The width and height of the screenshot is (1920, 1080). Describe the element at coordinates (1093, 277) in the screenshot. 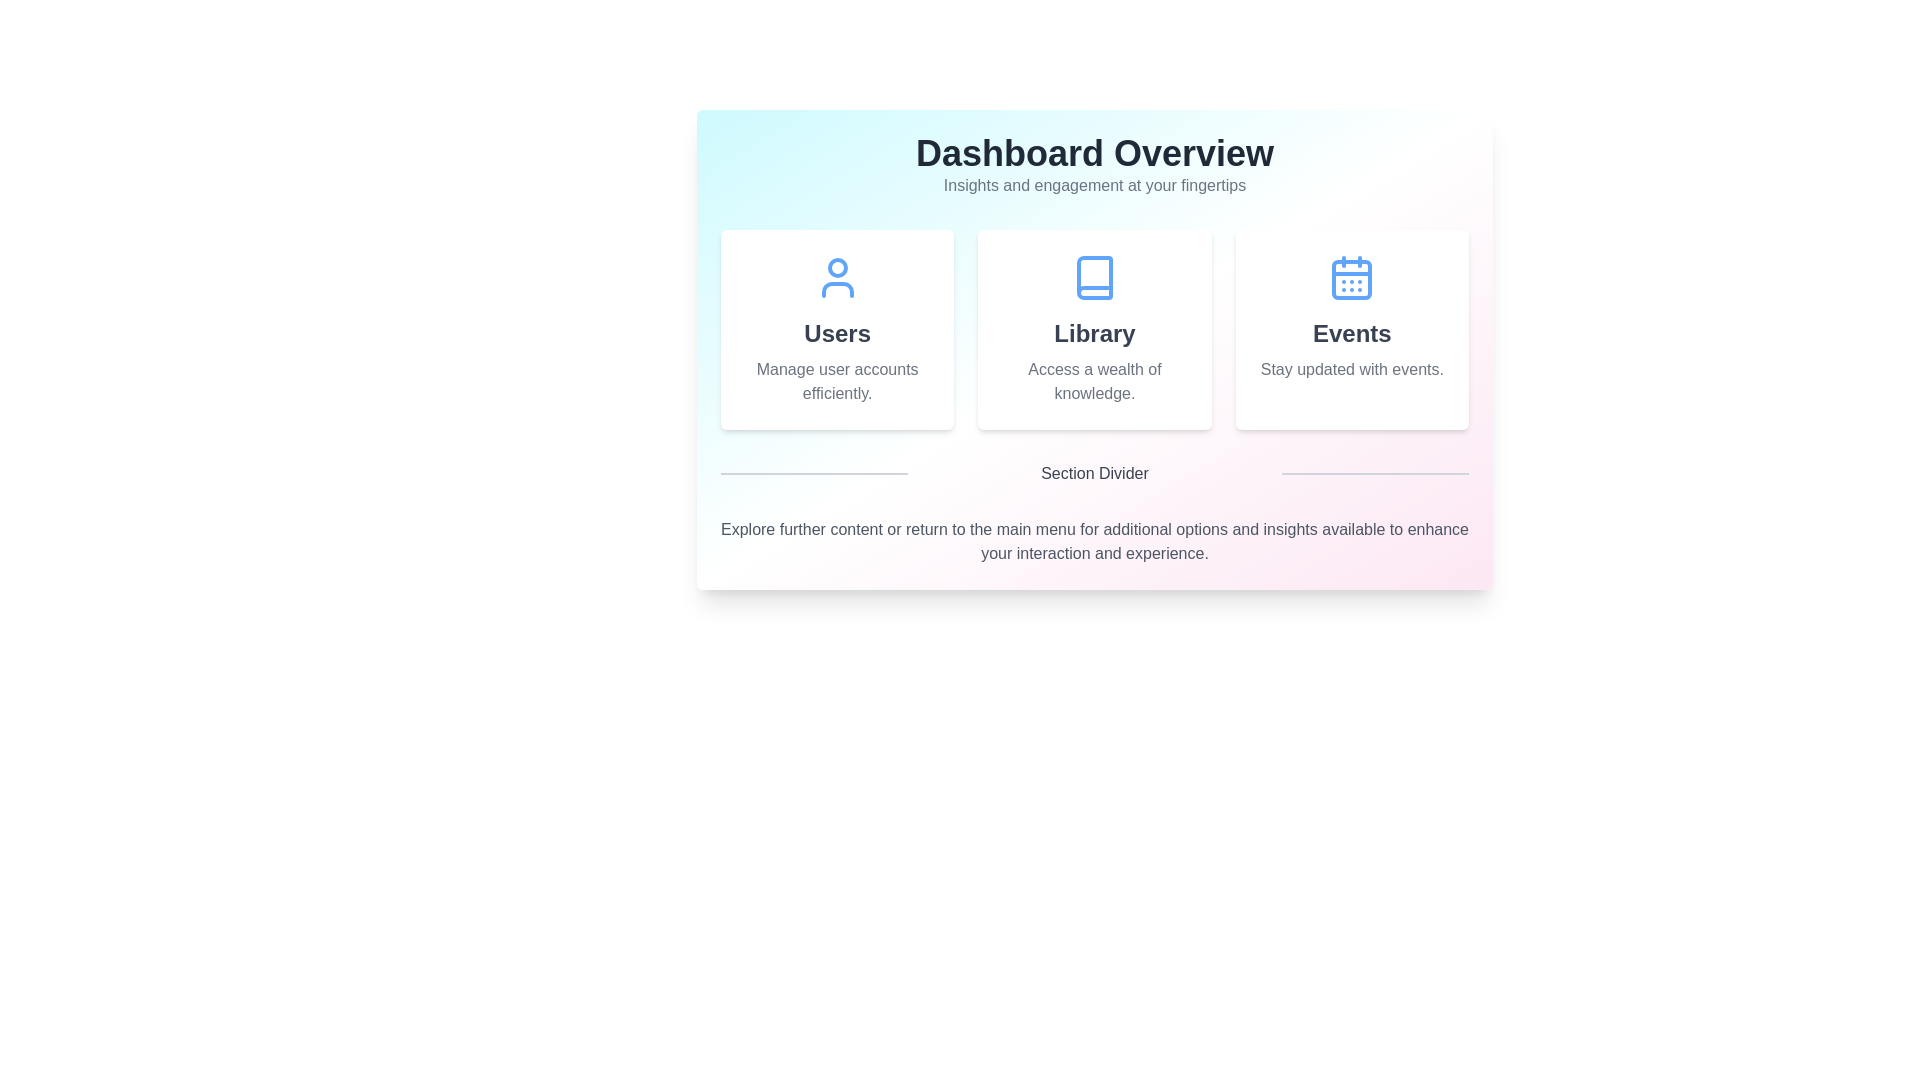

I see `the library icon` at that location.